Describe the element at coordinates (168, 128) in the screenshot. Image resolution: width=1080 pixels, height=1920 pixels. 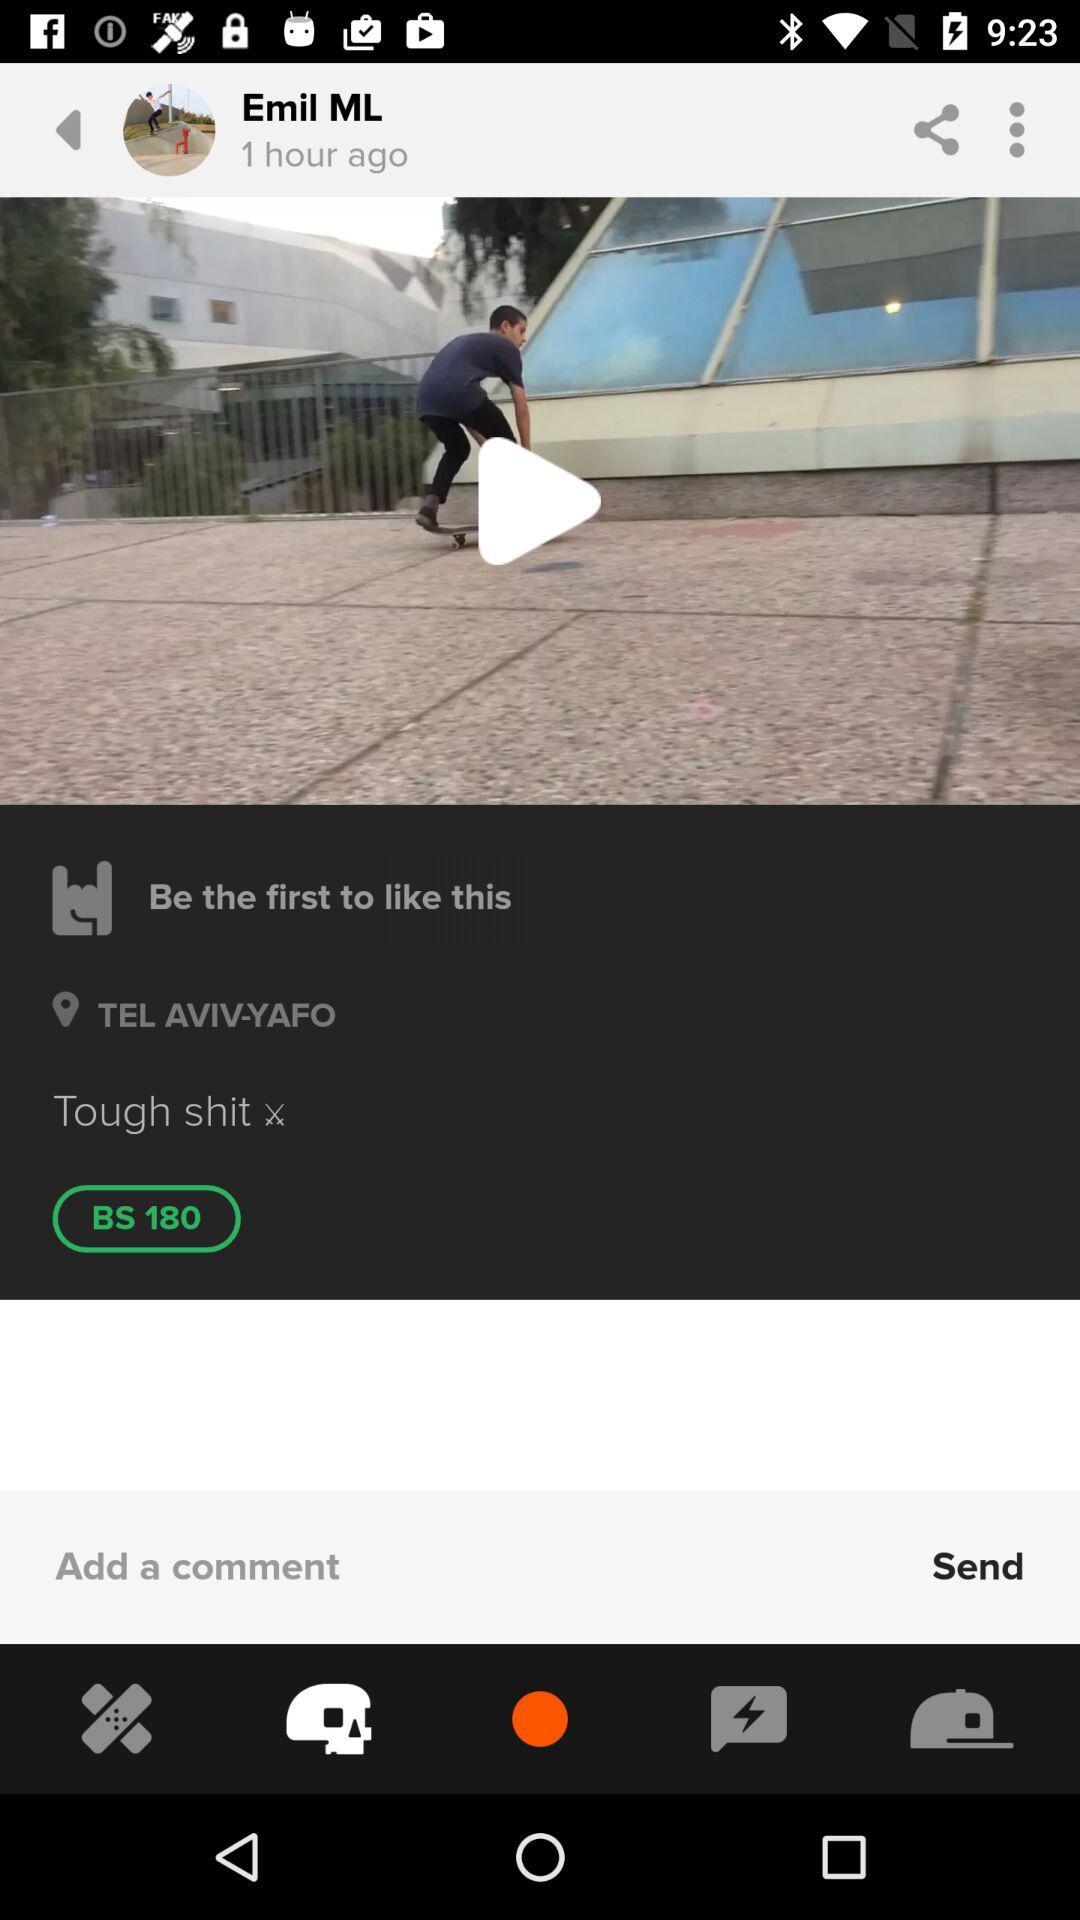
I see `the image on the right next to the top left corner button on the web page` at that location.